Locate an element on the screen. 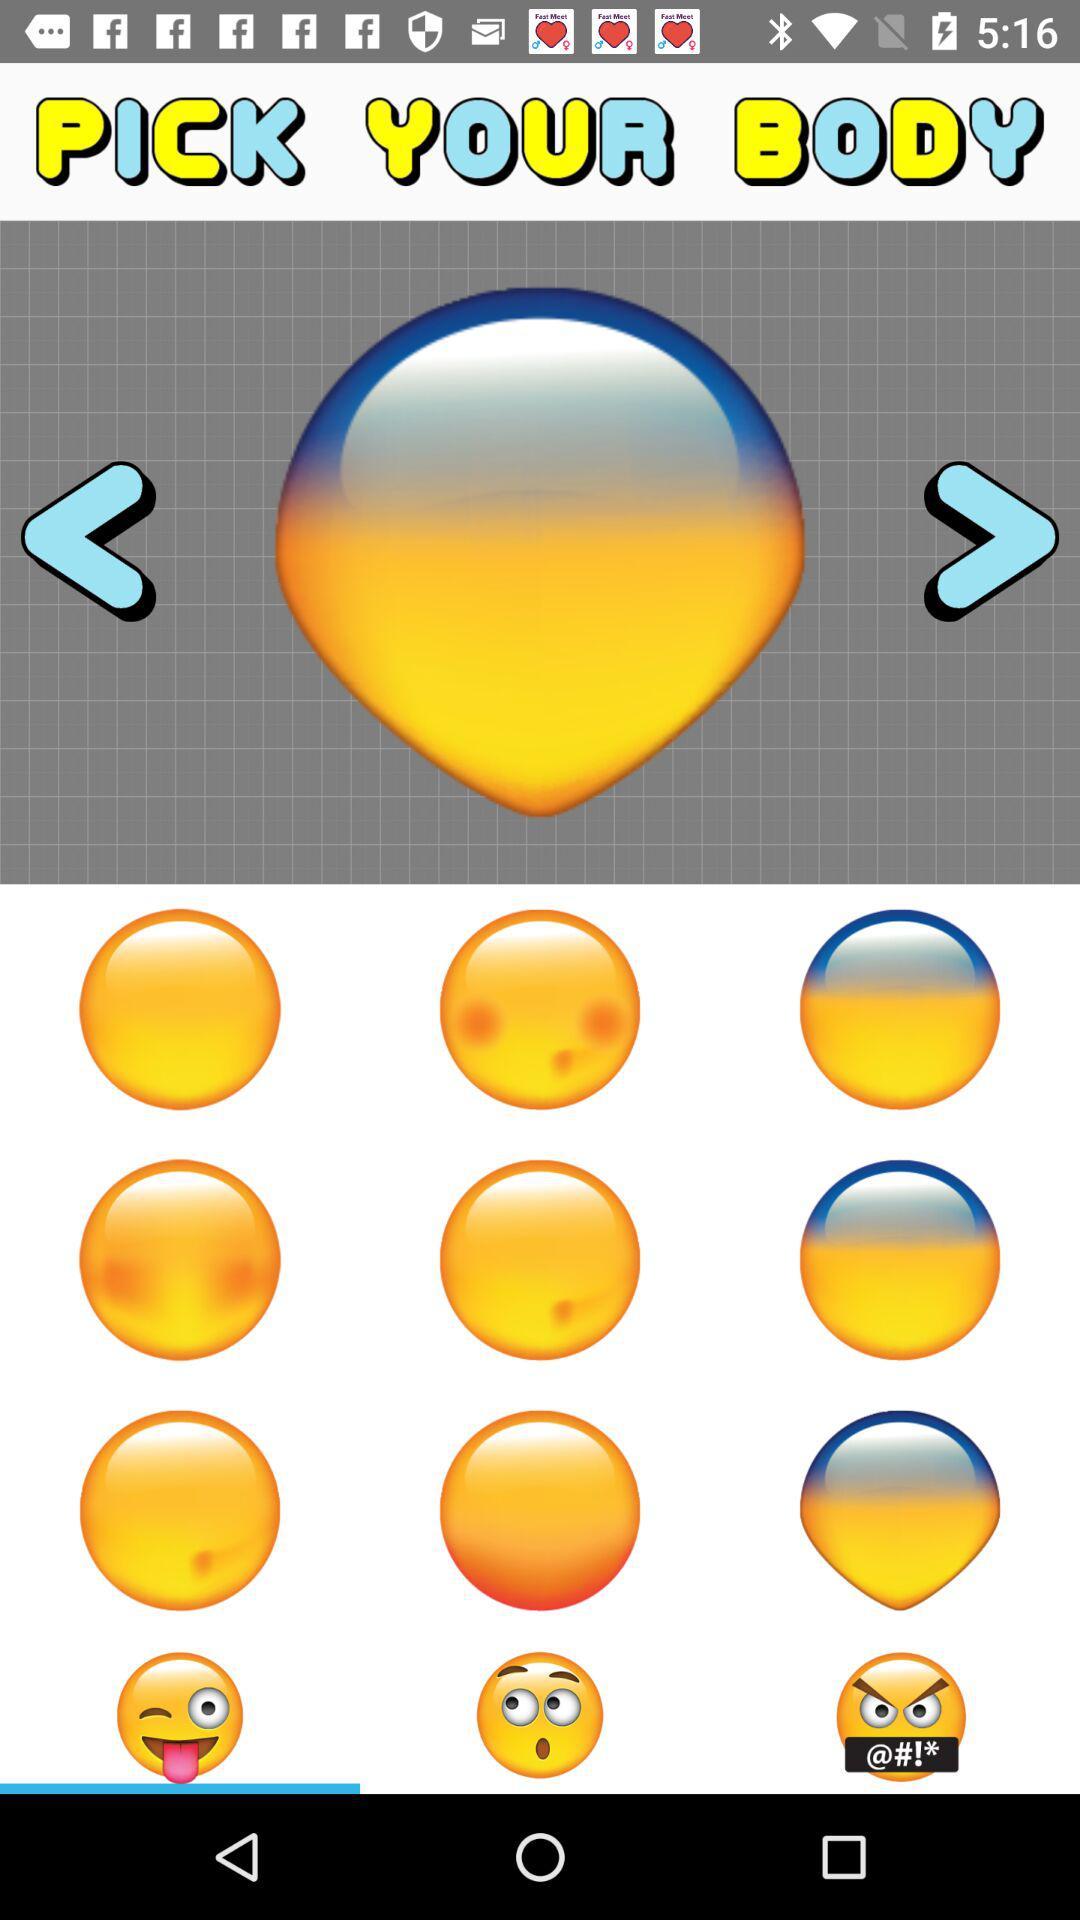 This screenshot has width=1080, height=1920. circular face shape is located at coordinates (180, 1009).